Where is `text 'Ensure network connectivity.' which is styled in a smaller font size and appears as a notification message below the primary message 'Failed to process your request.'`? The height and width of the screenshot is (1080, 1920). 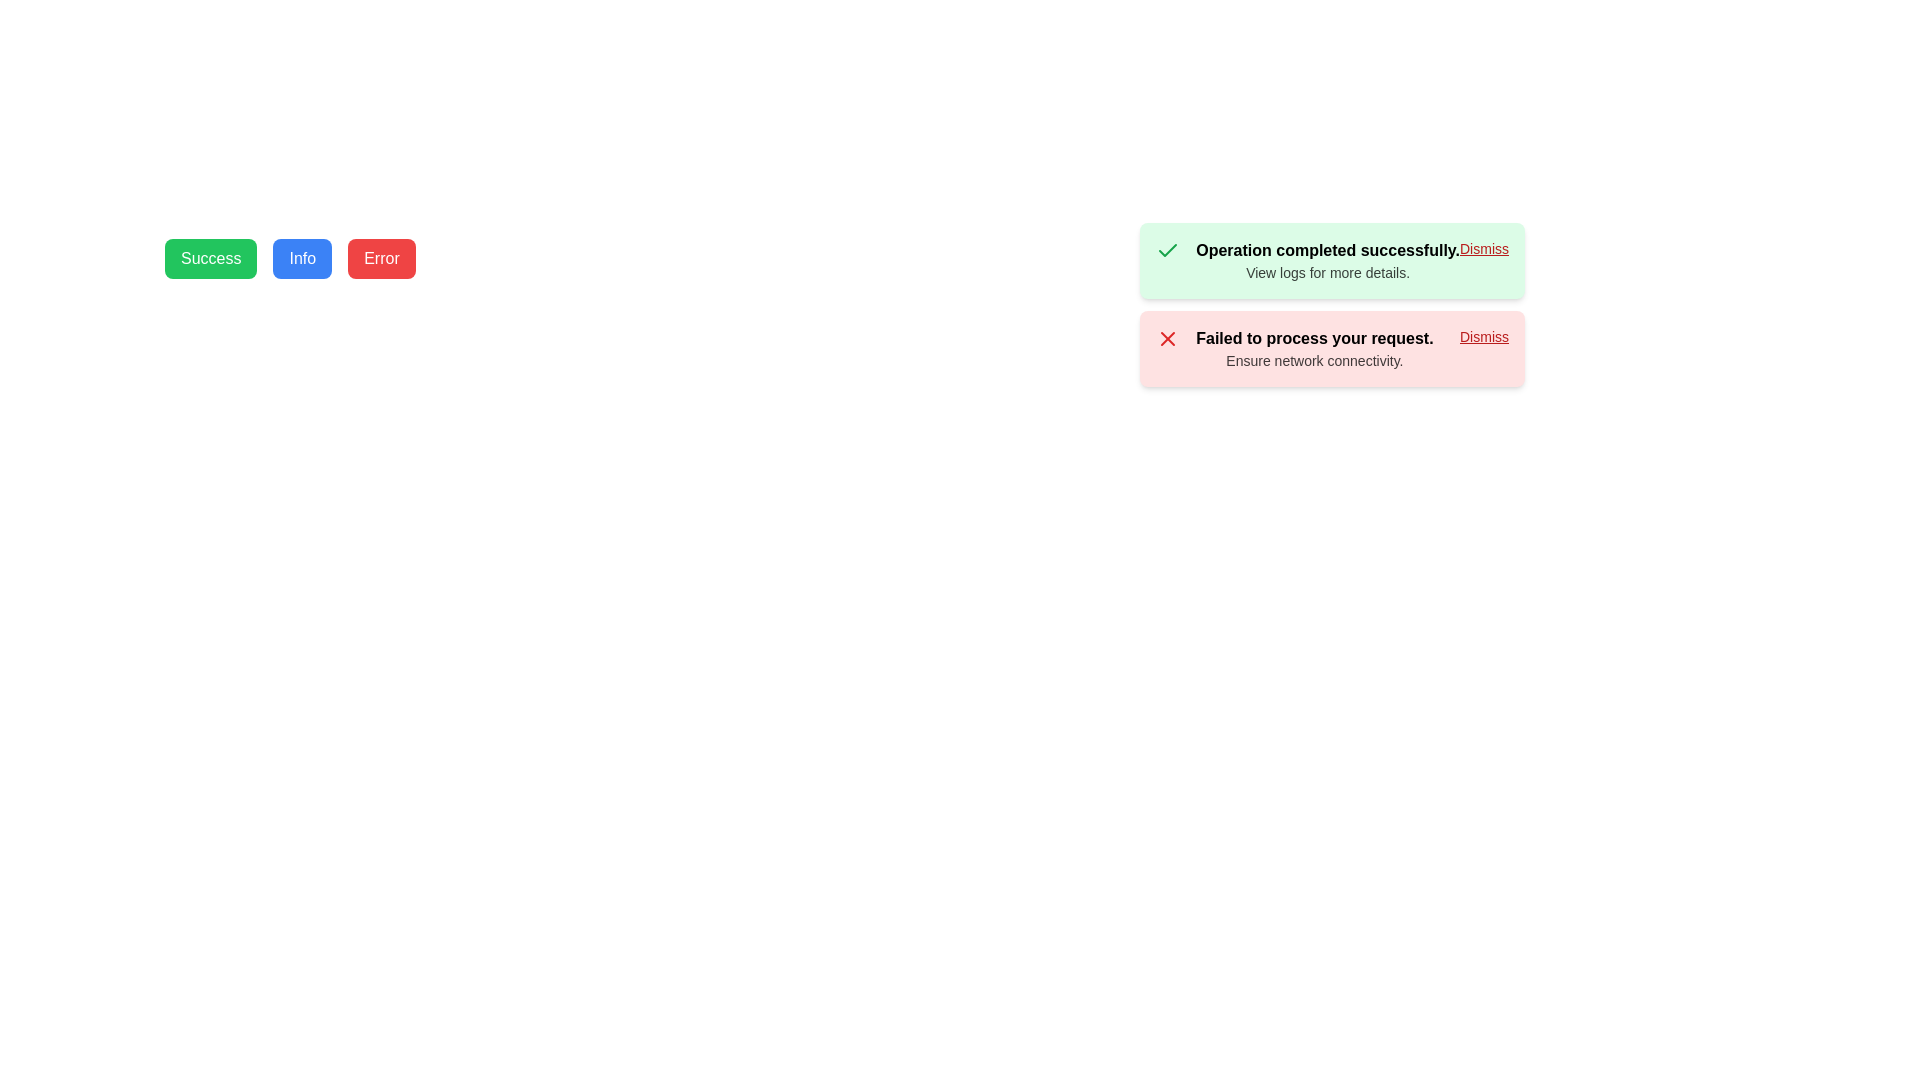 text 'Ensure network connectivity.' which is styled in a smaller font size and appears as a notification message below the primary message 'Failed to process your request.' is located at coordinates (1315, 361).